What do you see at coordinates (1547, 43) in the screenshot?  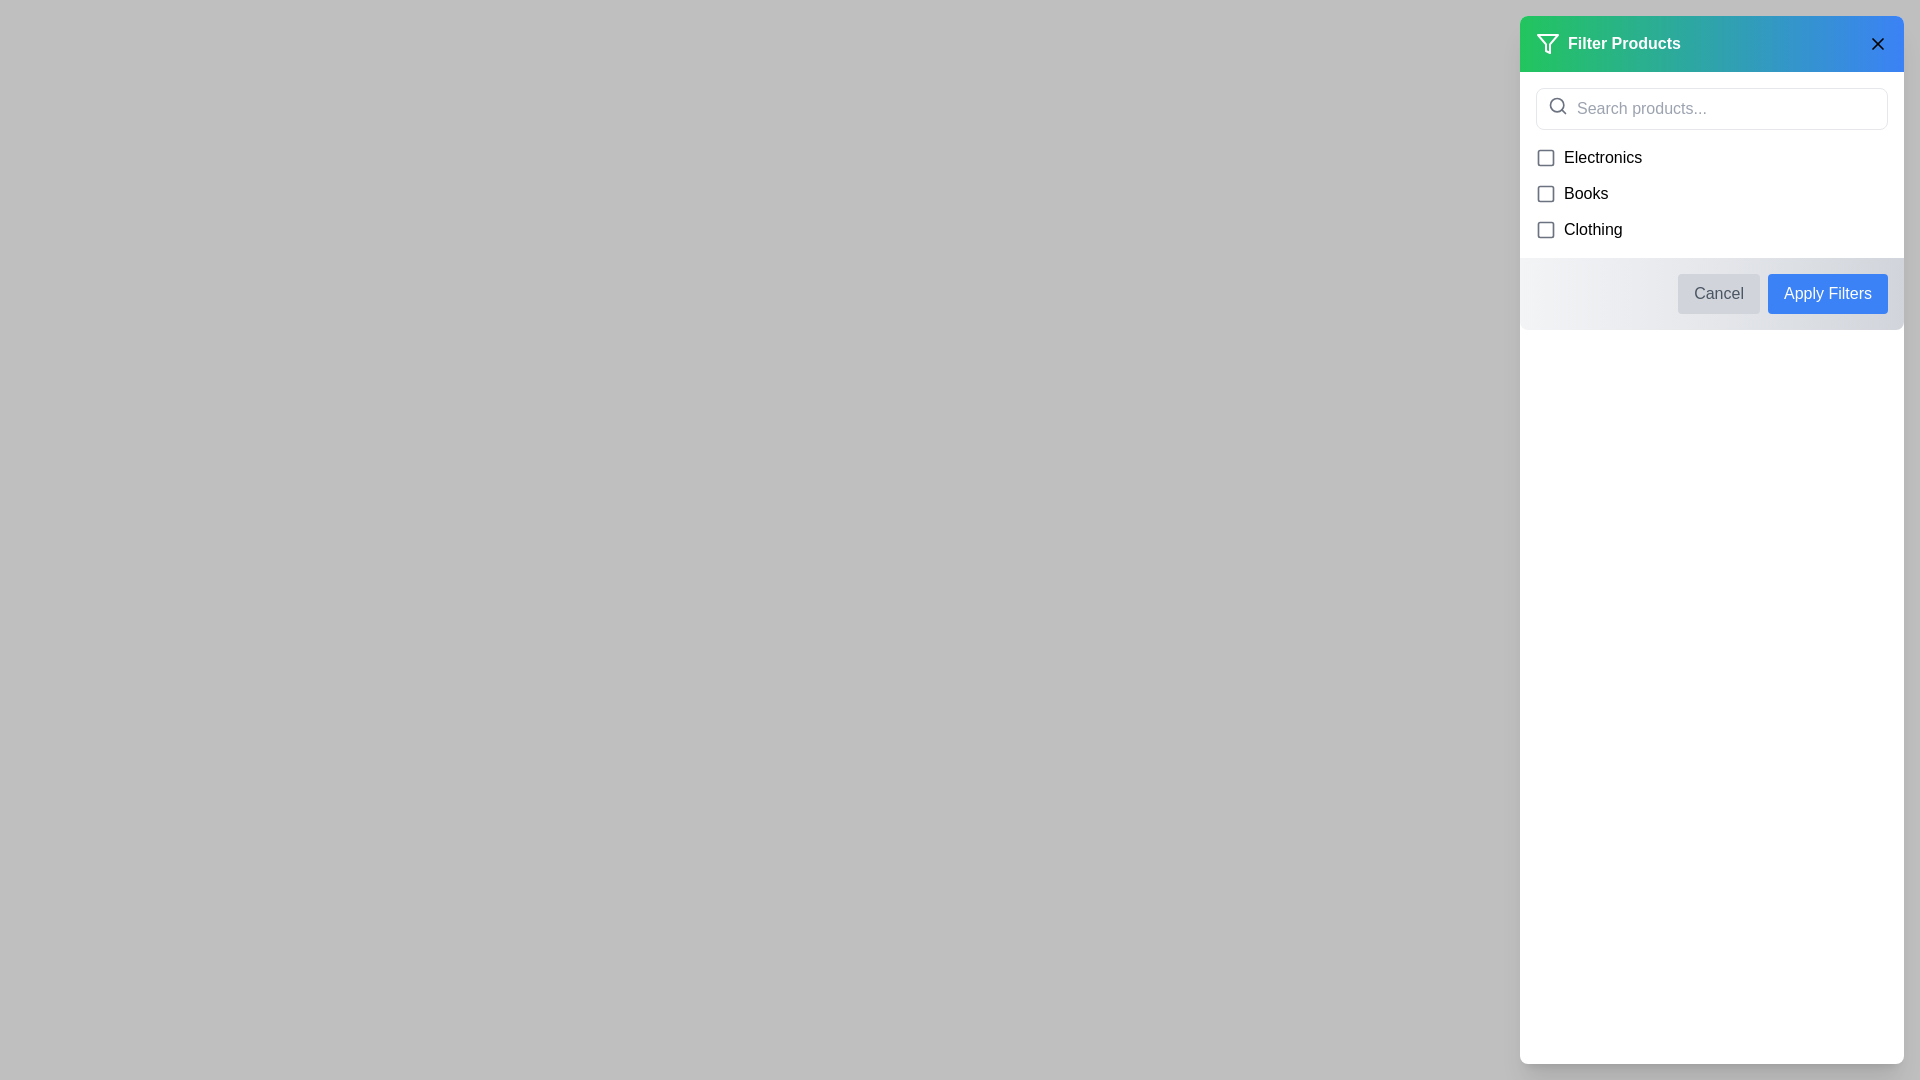 I see `the decorative icon located at the top-left corner of the filter panel's header, next to the text 'Filter Products.'` at bounding box center [1547, 43].